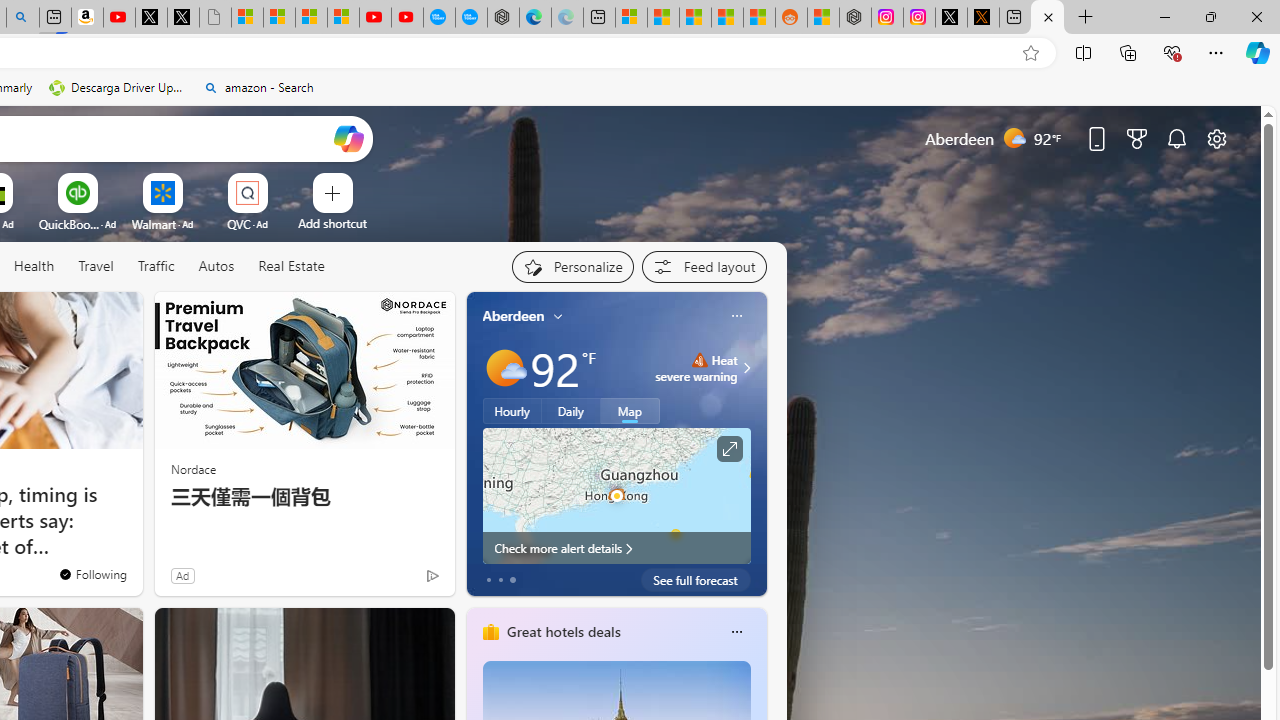 Image resolution: width=1280 pixels, height=720 pixels. What do you see at coordinates (490, 632) in the screenshot?
I see `'hotels-header-icon'` at bounding box center [490, 632].